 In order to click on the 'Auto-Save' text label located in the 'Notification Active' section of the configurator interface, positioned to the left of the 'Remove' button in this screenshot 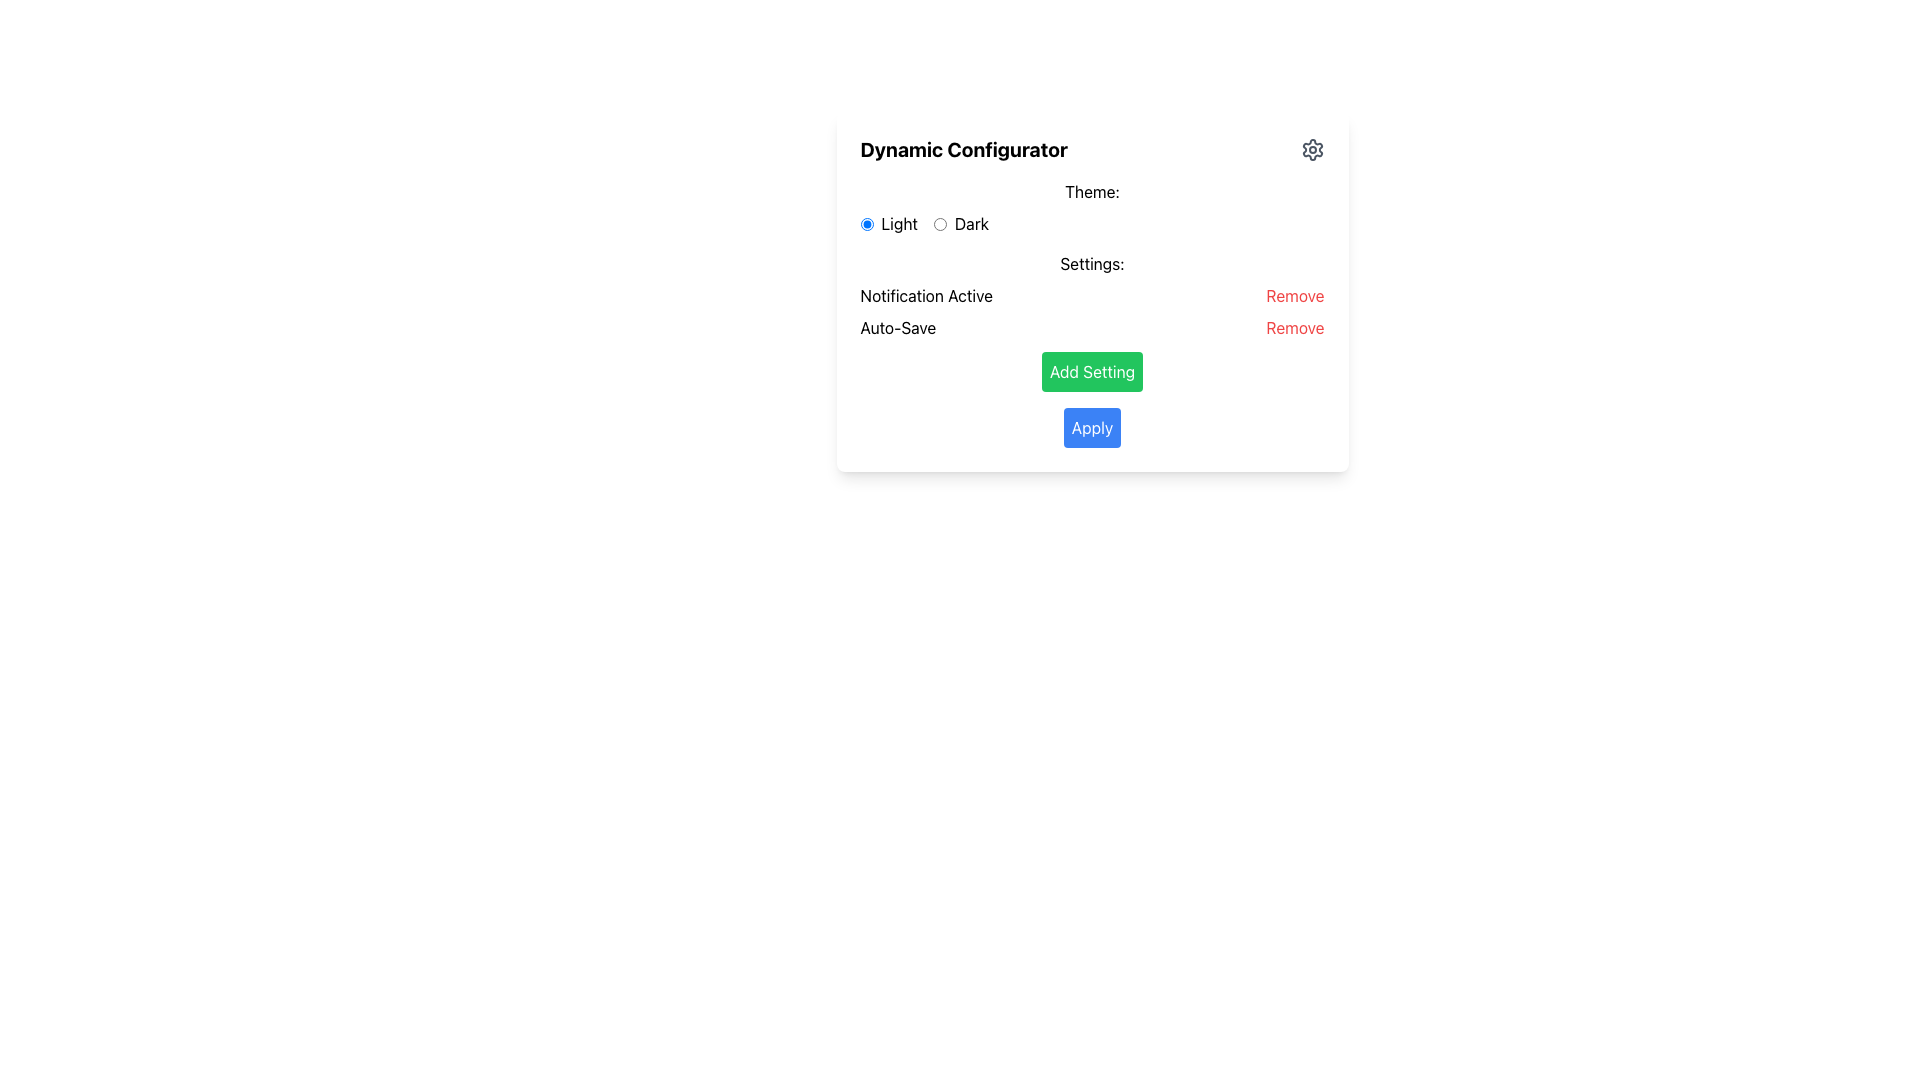, I will do `click(897, 326)`.